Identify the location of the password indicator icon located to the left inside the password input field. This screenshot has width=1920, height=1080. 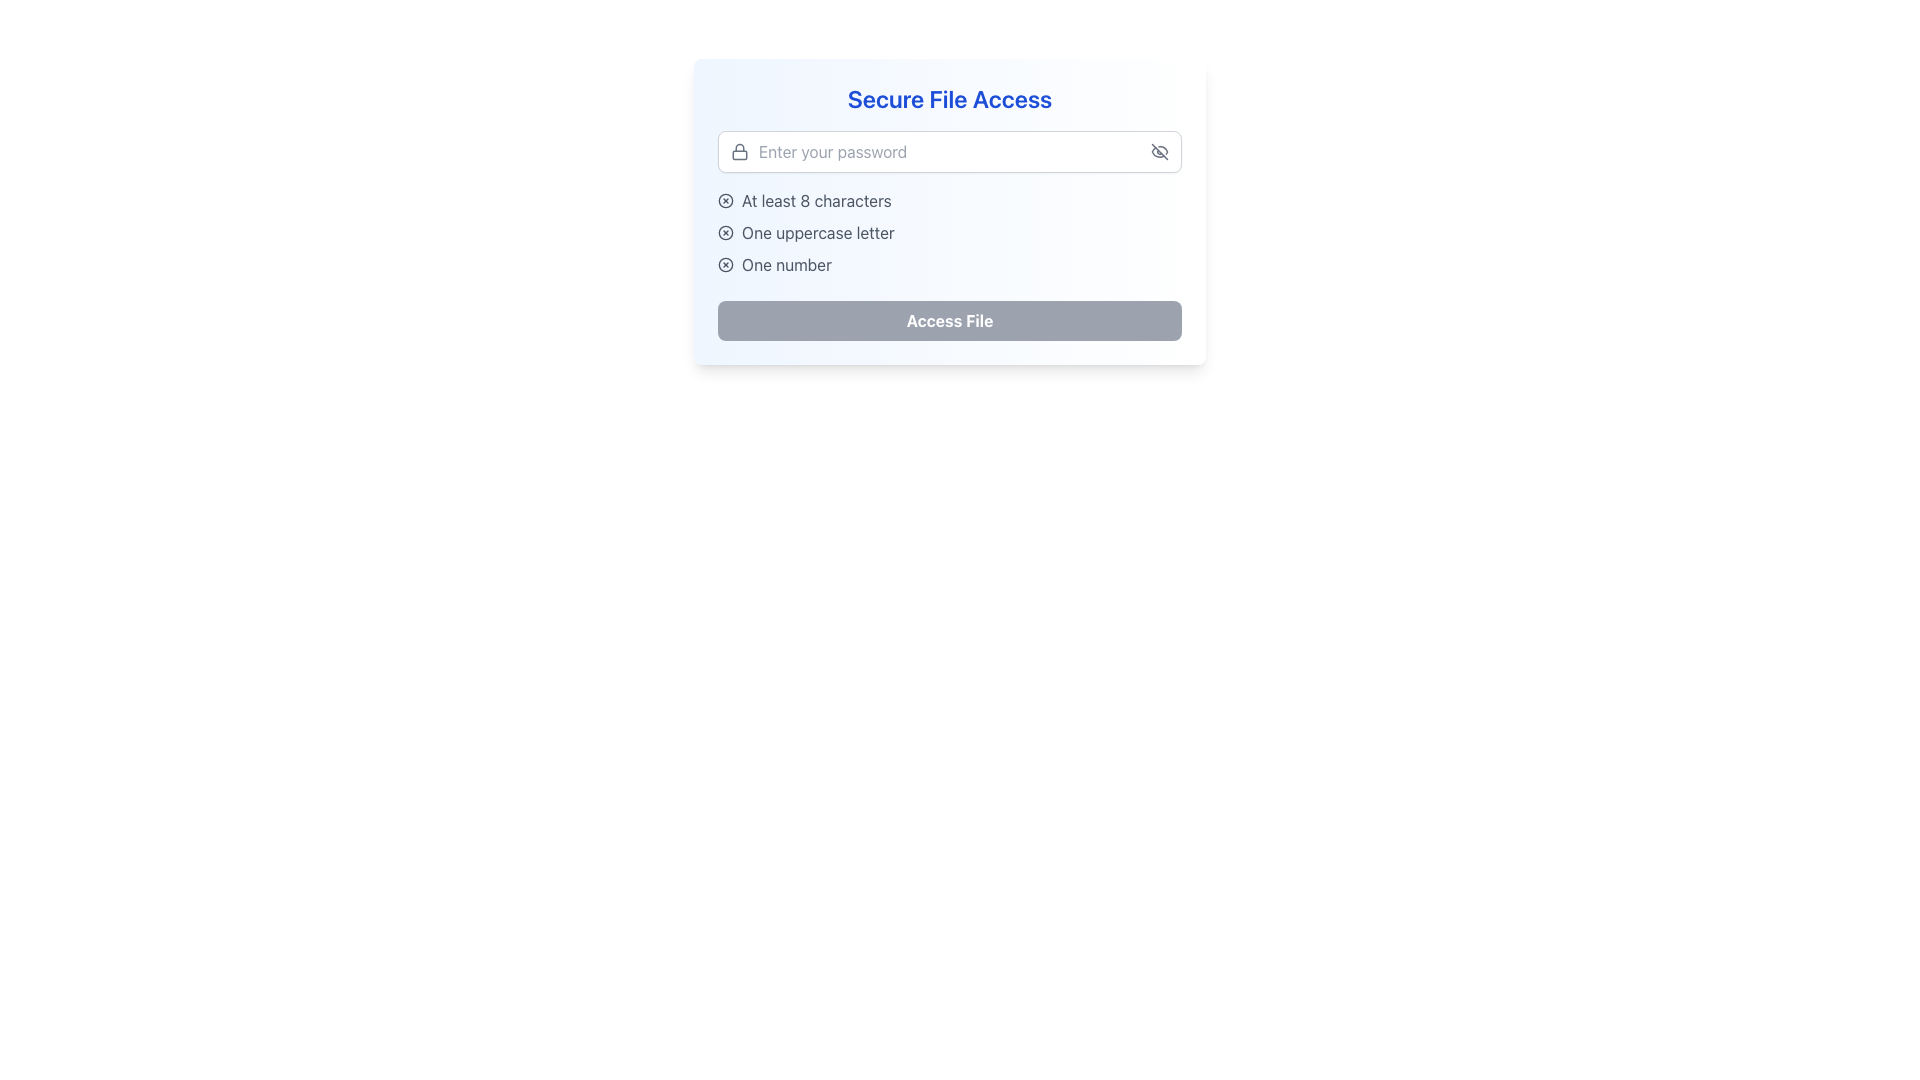
(738, 150).